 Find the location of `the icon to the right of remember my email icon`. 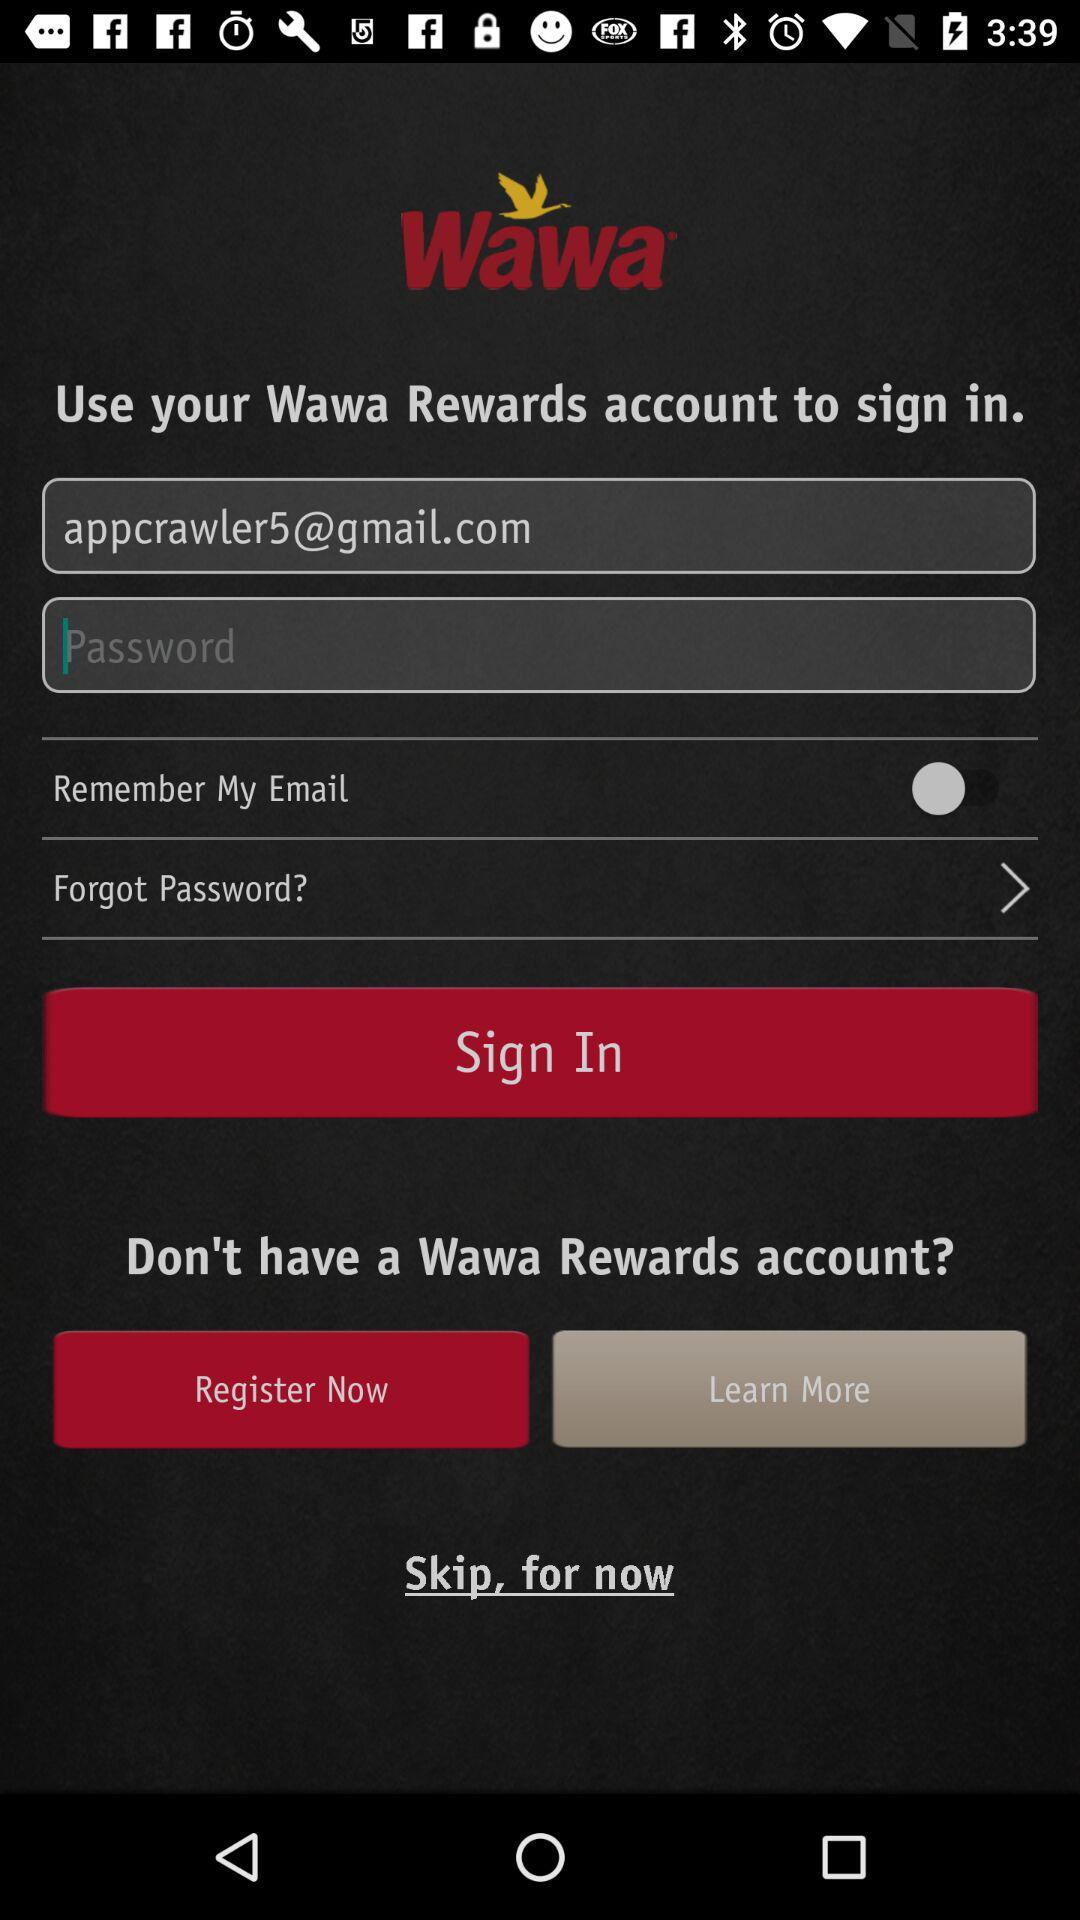

the icon to the right of remember my email icon is located at coordinates (964, 787).